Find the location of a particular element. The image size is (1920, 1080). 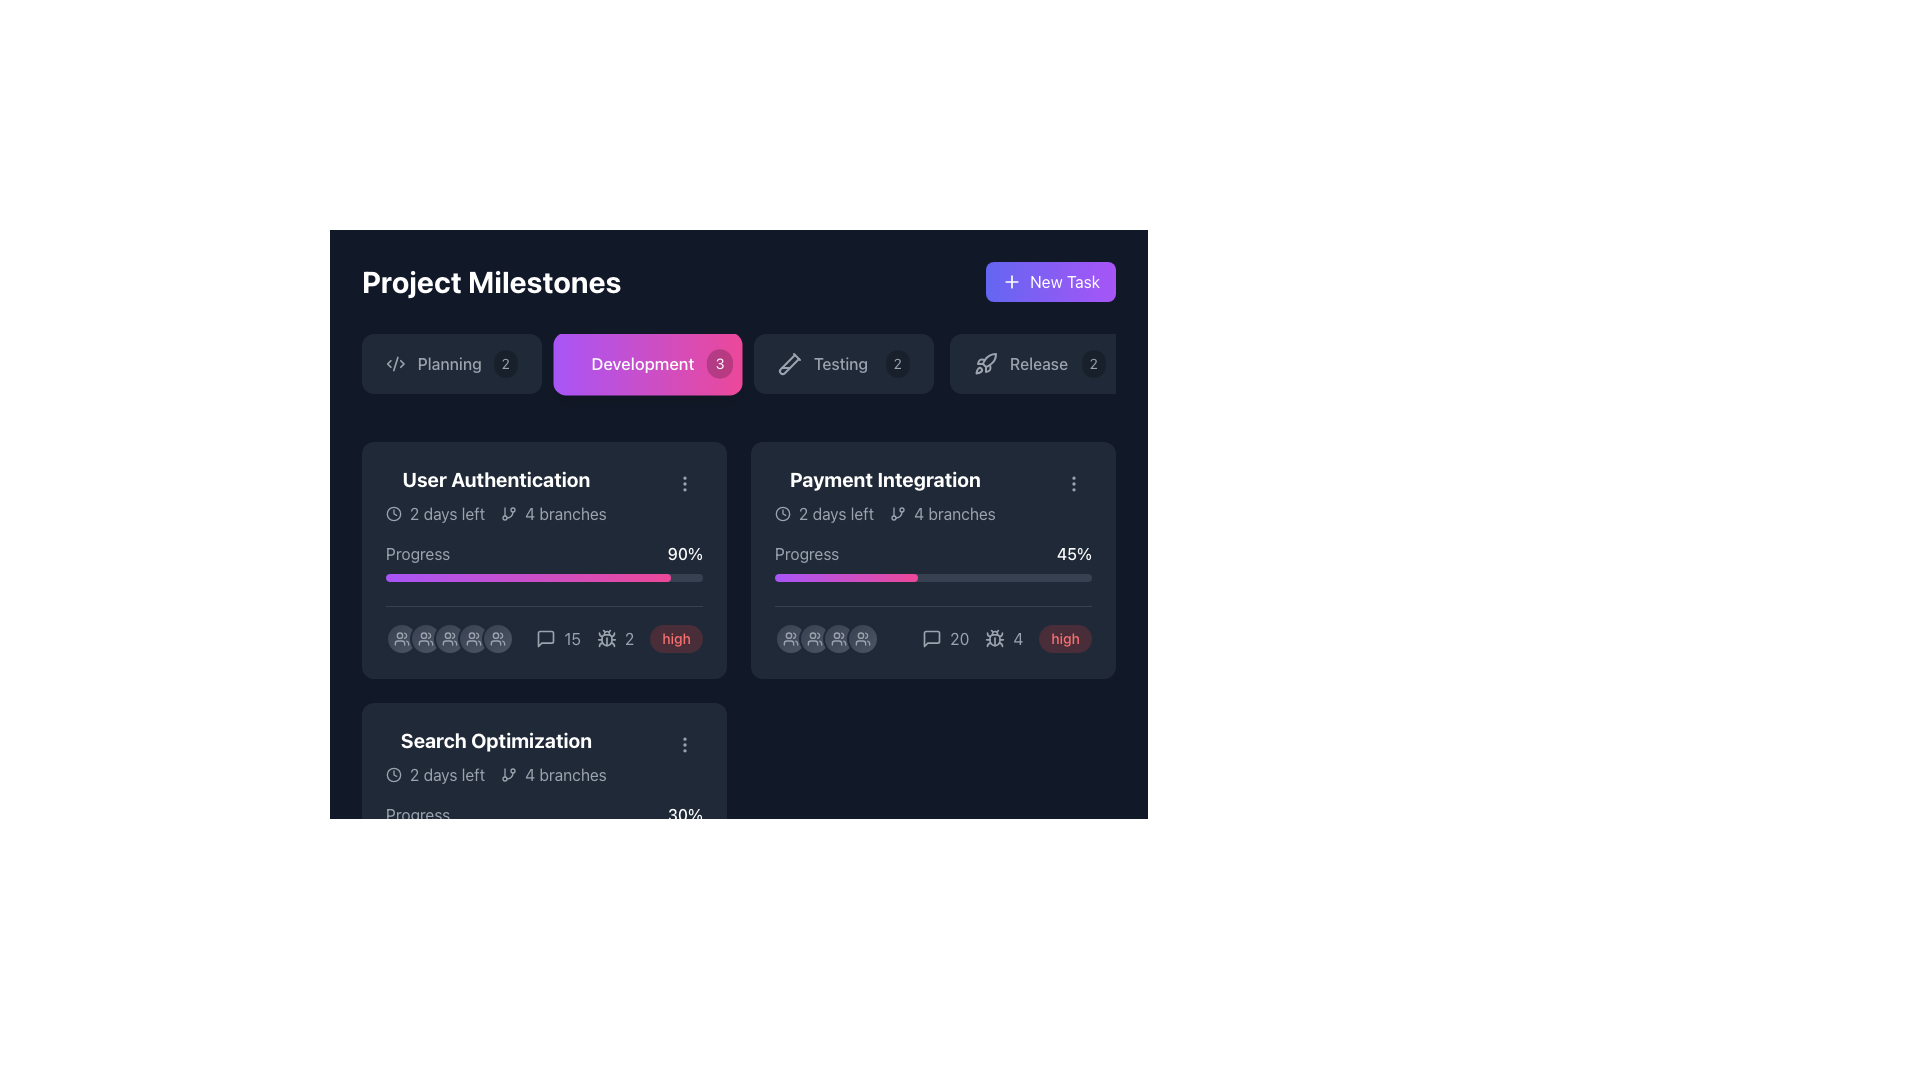

the fourth circular icon from the left in the group of five icons located below the 'Payment Integration' section is located at coordinates (839, 639).